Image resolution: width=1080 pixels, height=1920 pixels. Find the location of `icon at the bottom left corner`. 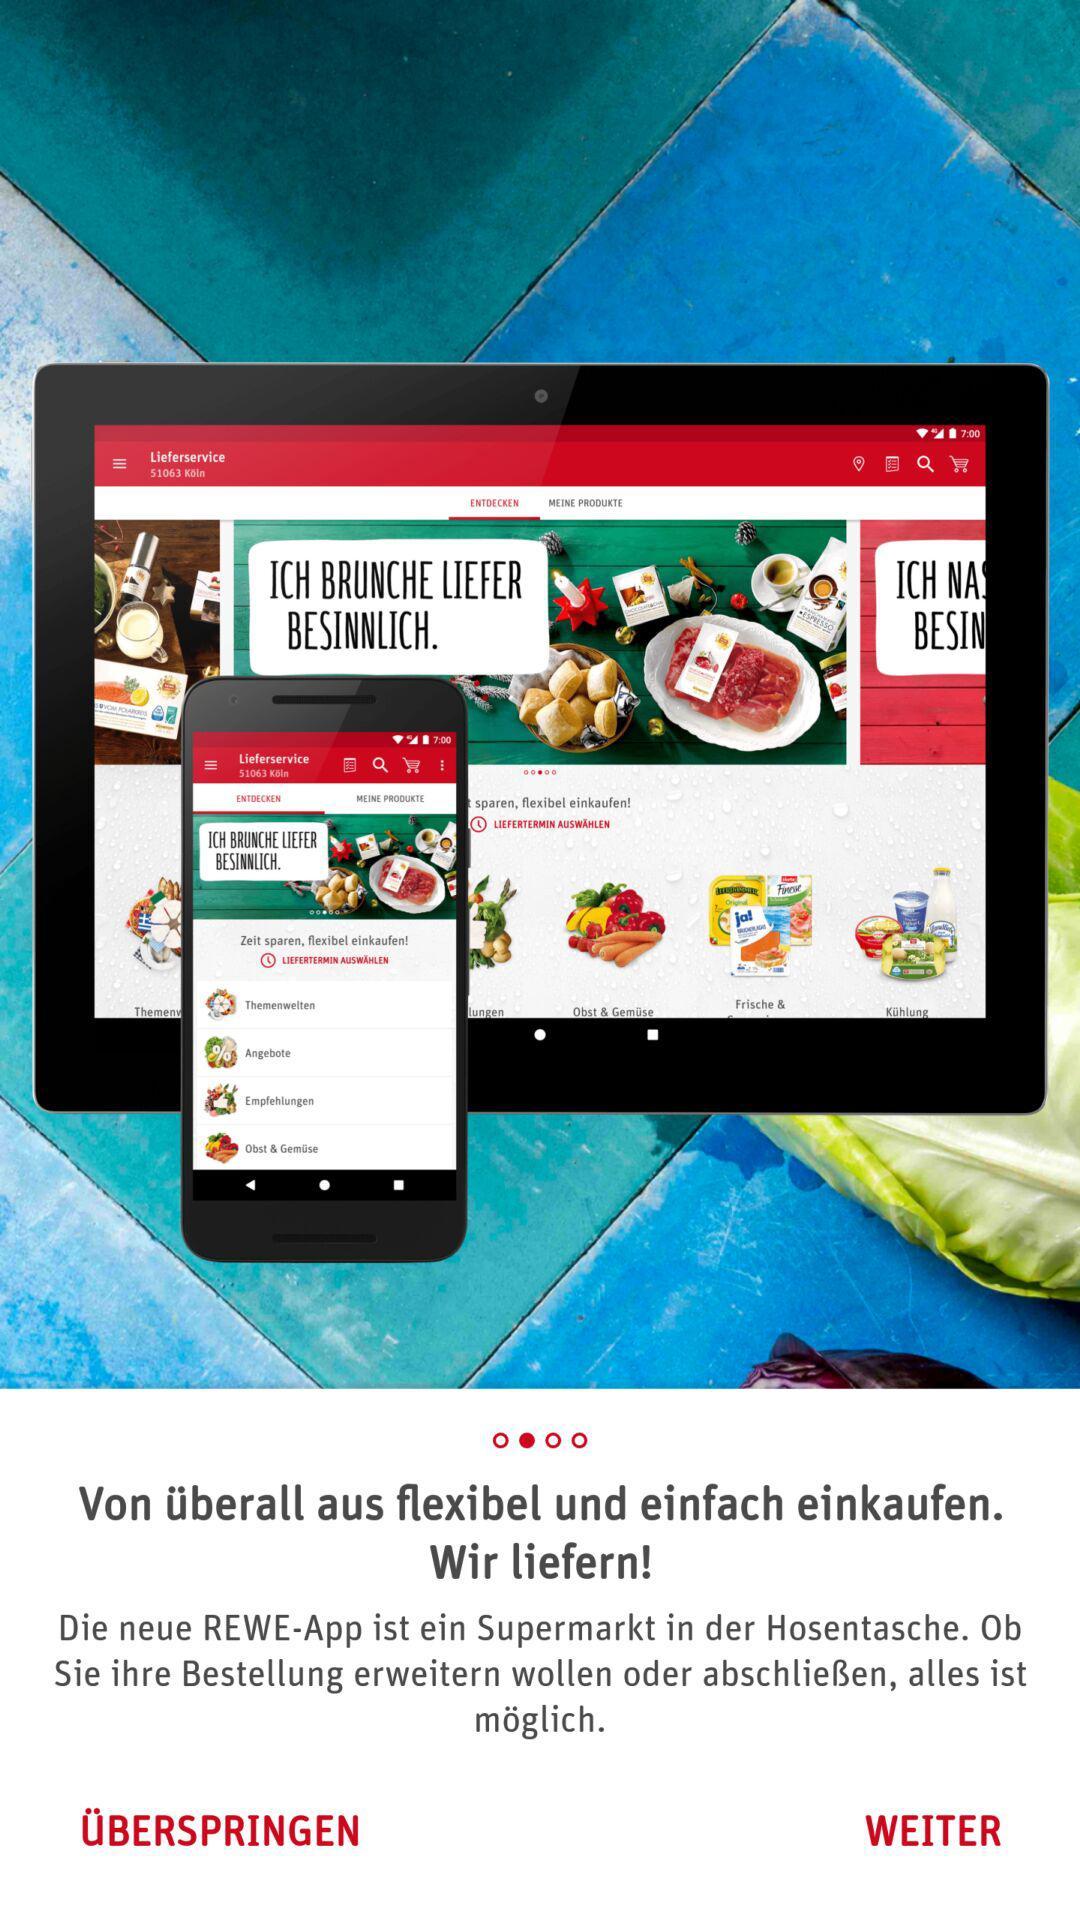

icon at the bottom left corner is located at coordinates (219, 1830).